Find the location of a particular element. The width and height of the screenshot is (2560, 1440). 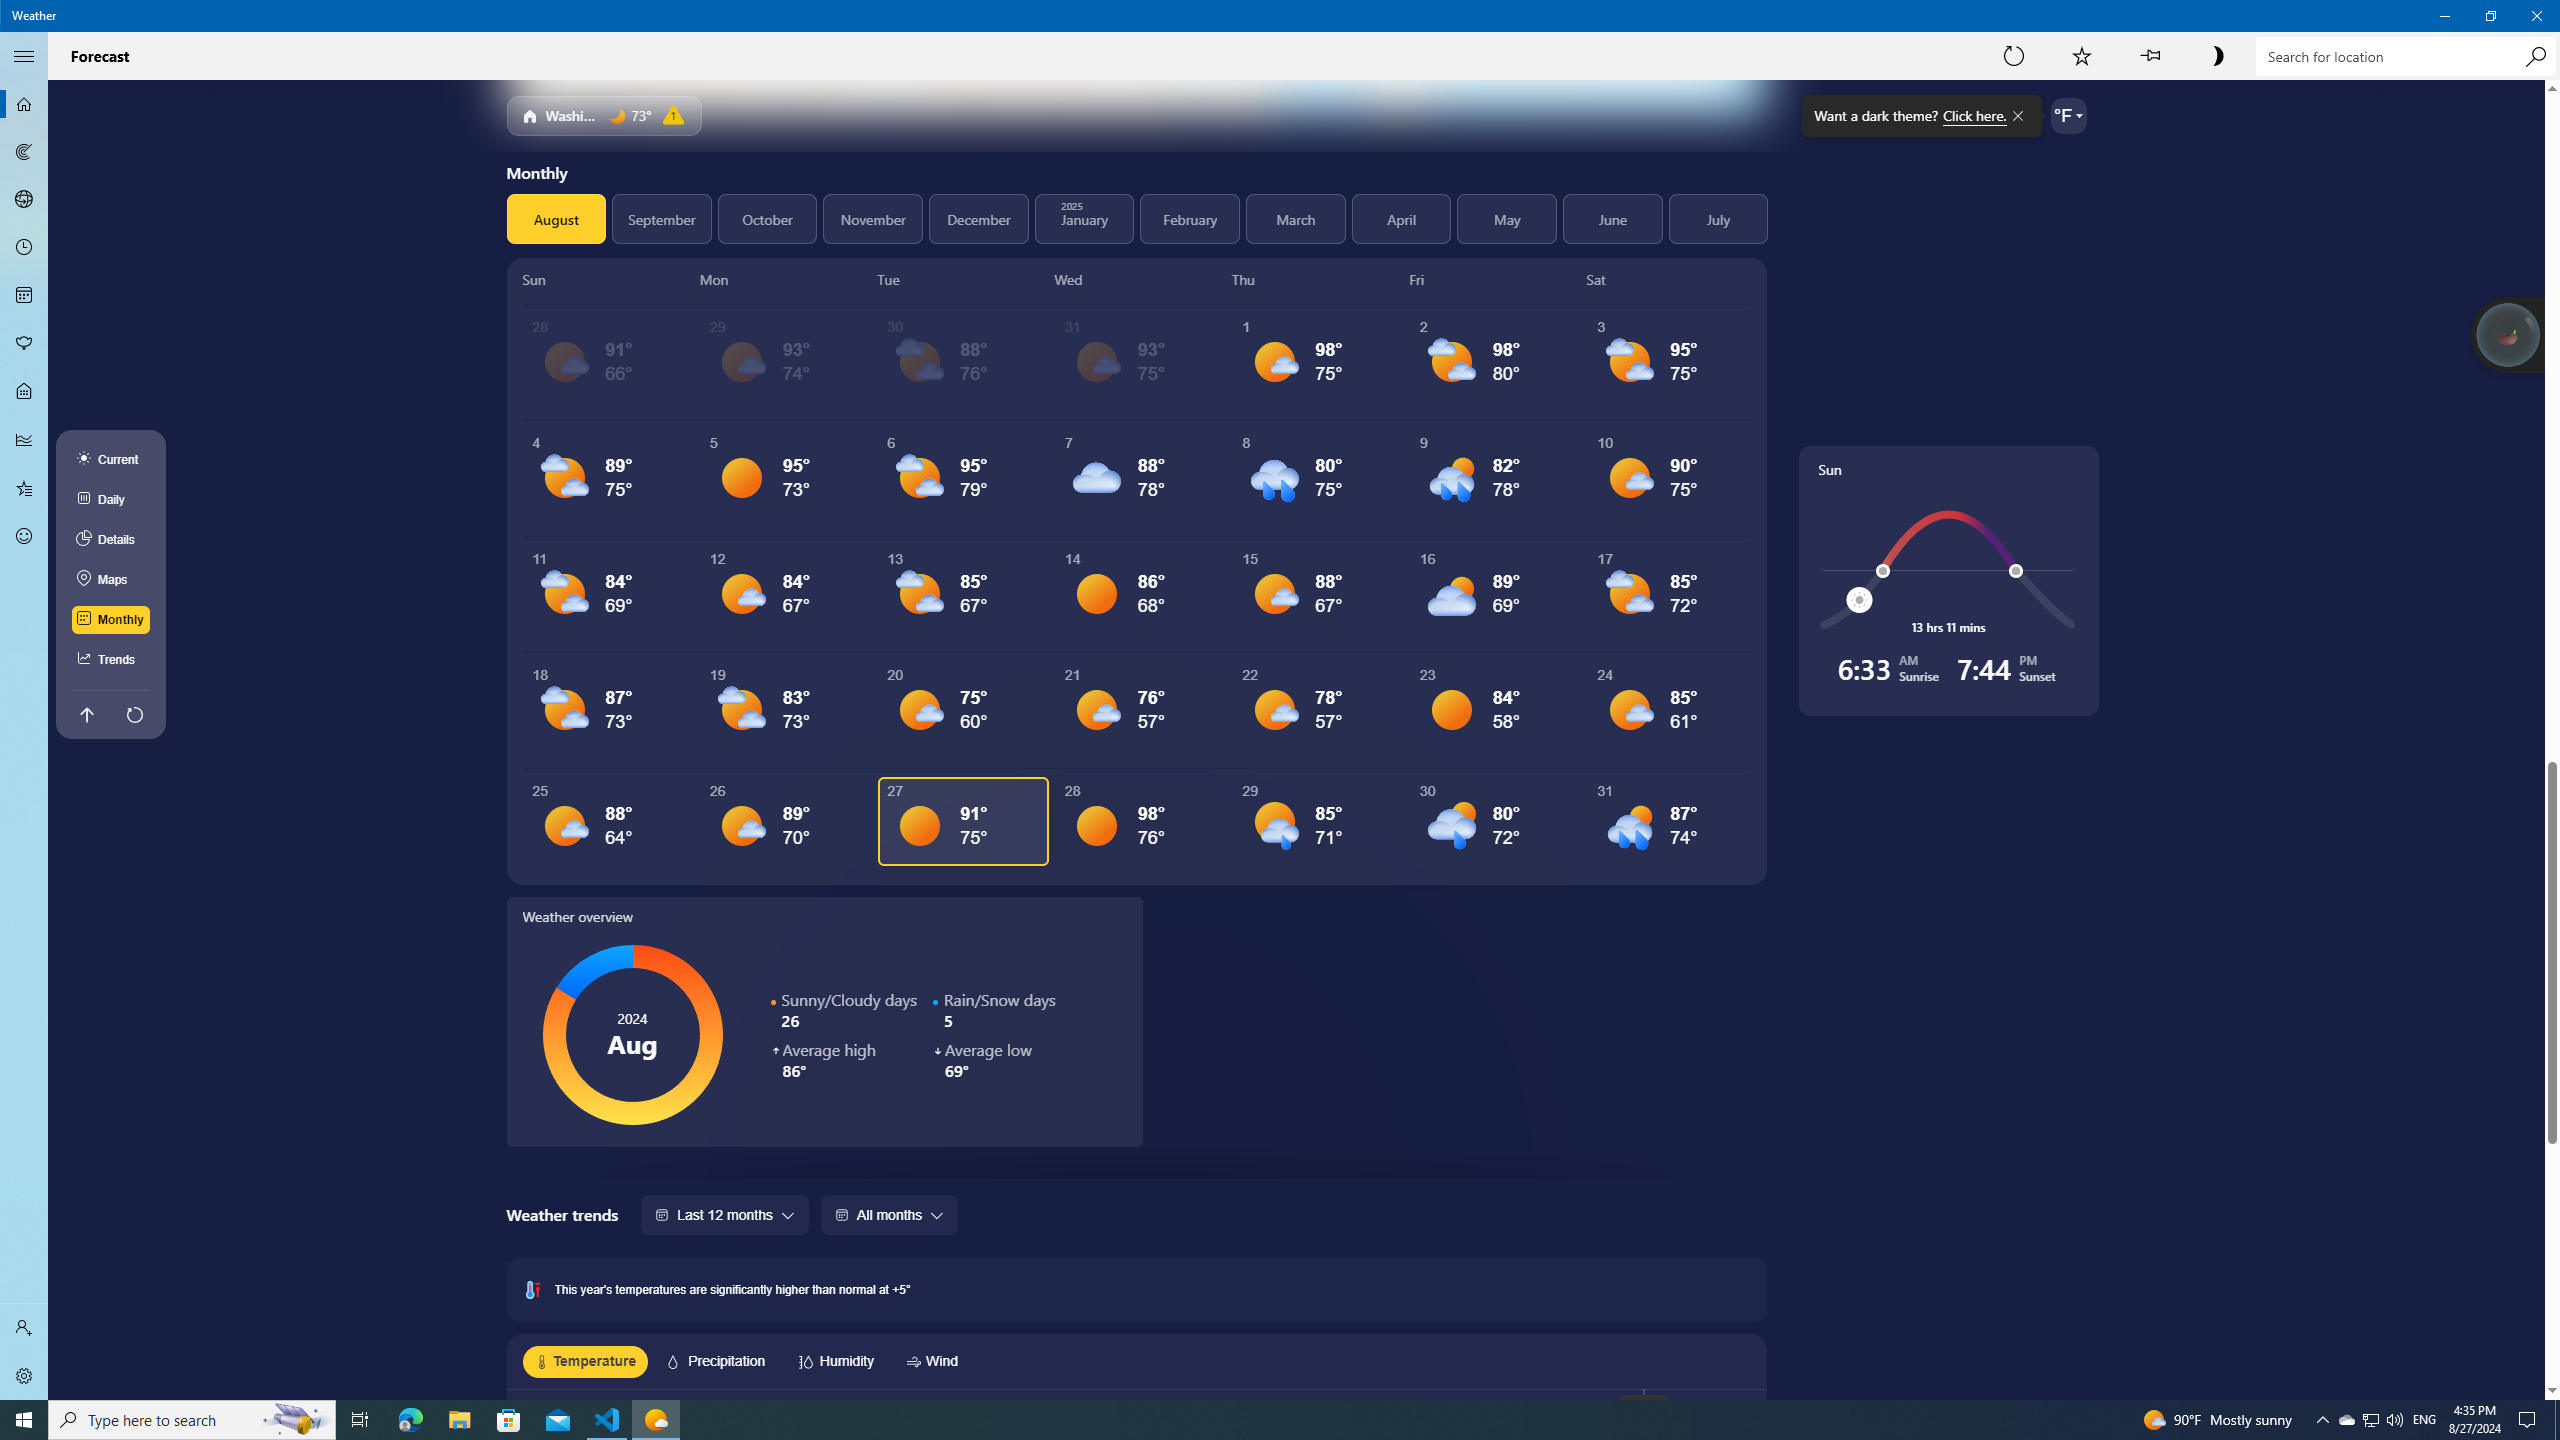

'Historical Weather - Not Selected' is located at coordinates (24, 438).